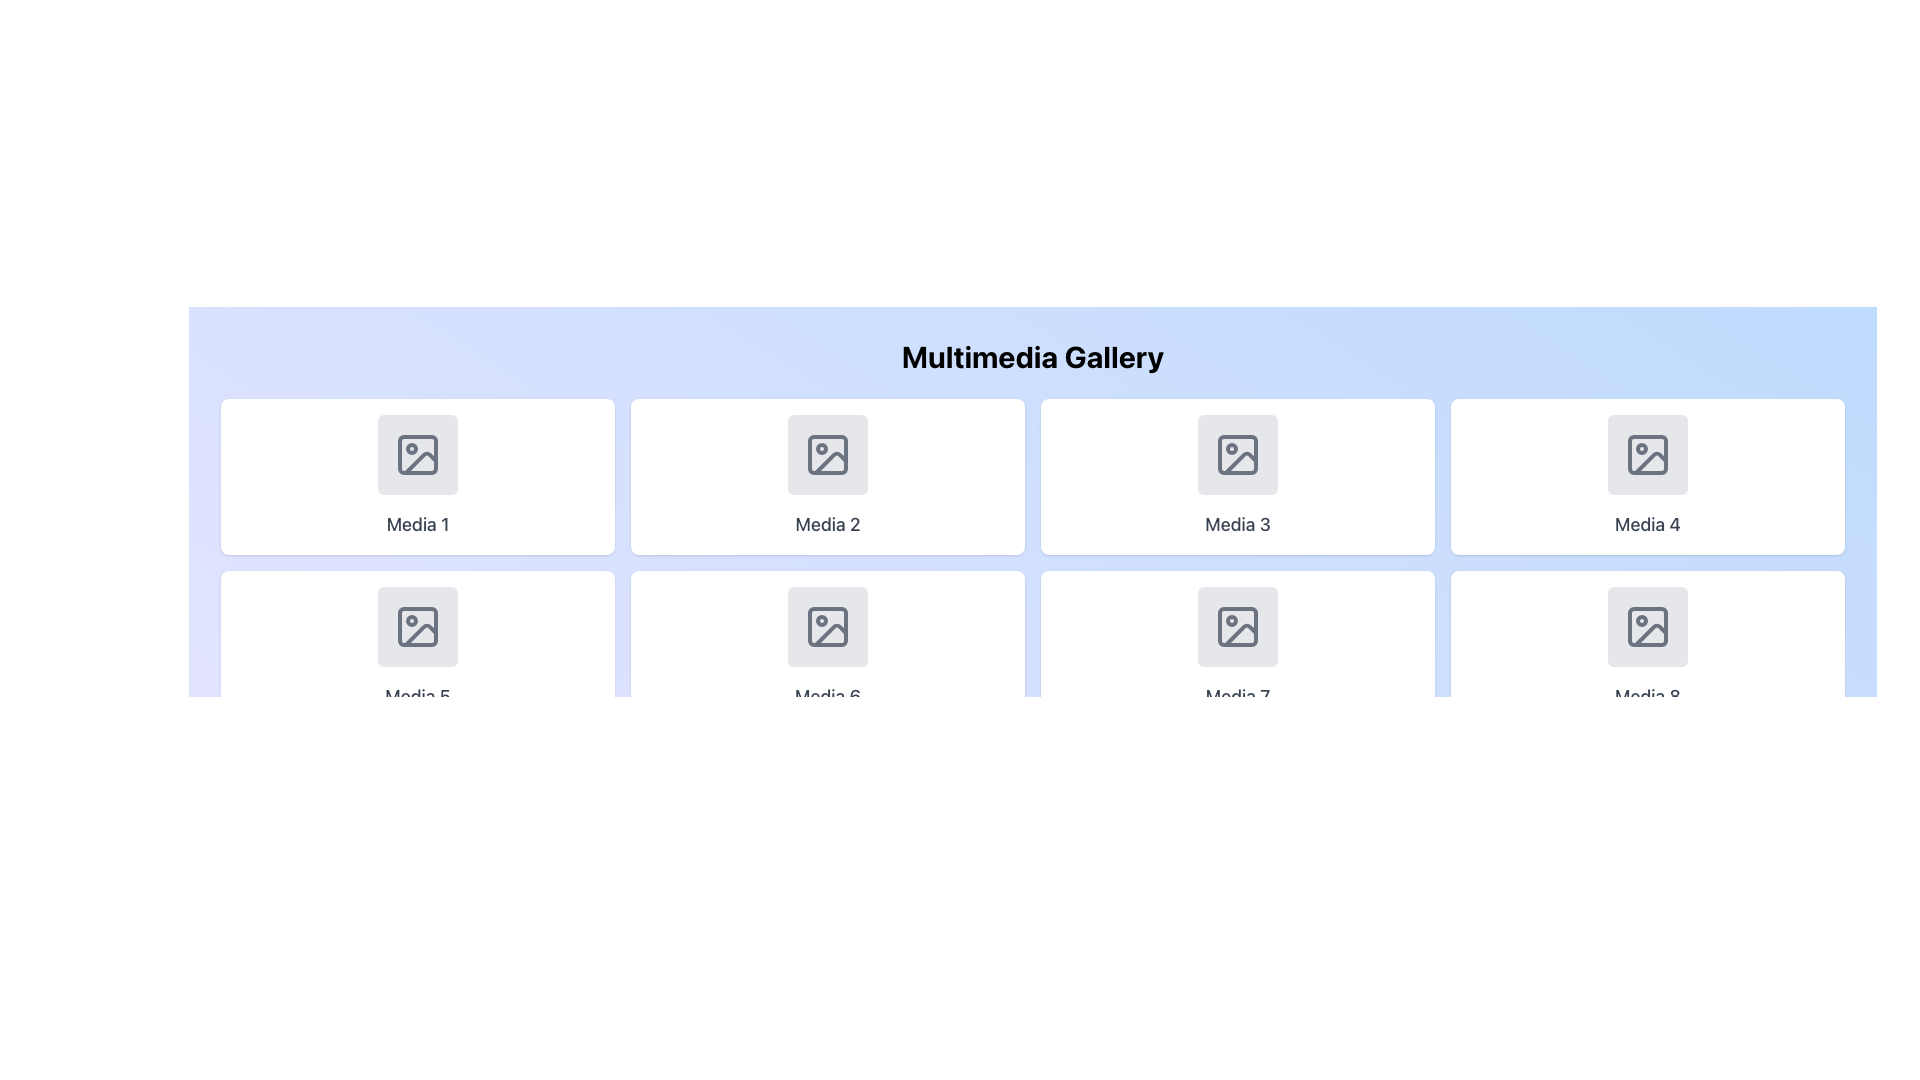  Describe the element at coordinates (416, 626) in the screenshot. I see `the small rectangular shape with rounded corners within the icon representing a placeholder for an image in the 'Media 5' tile` at that location.